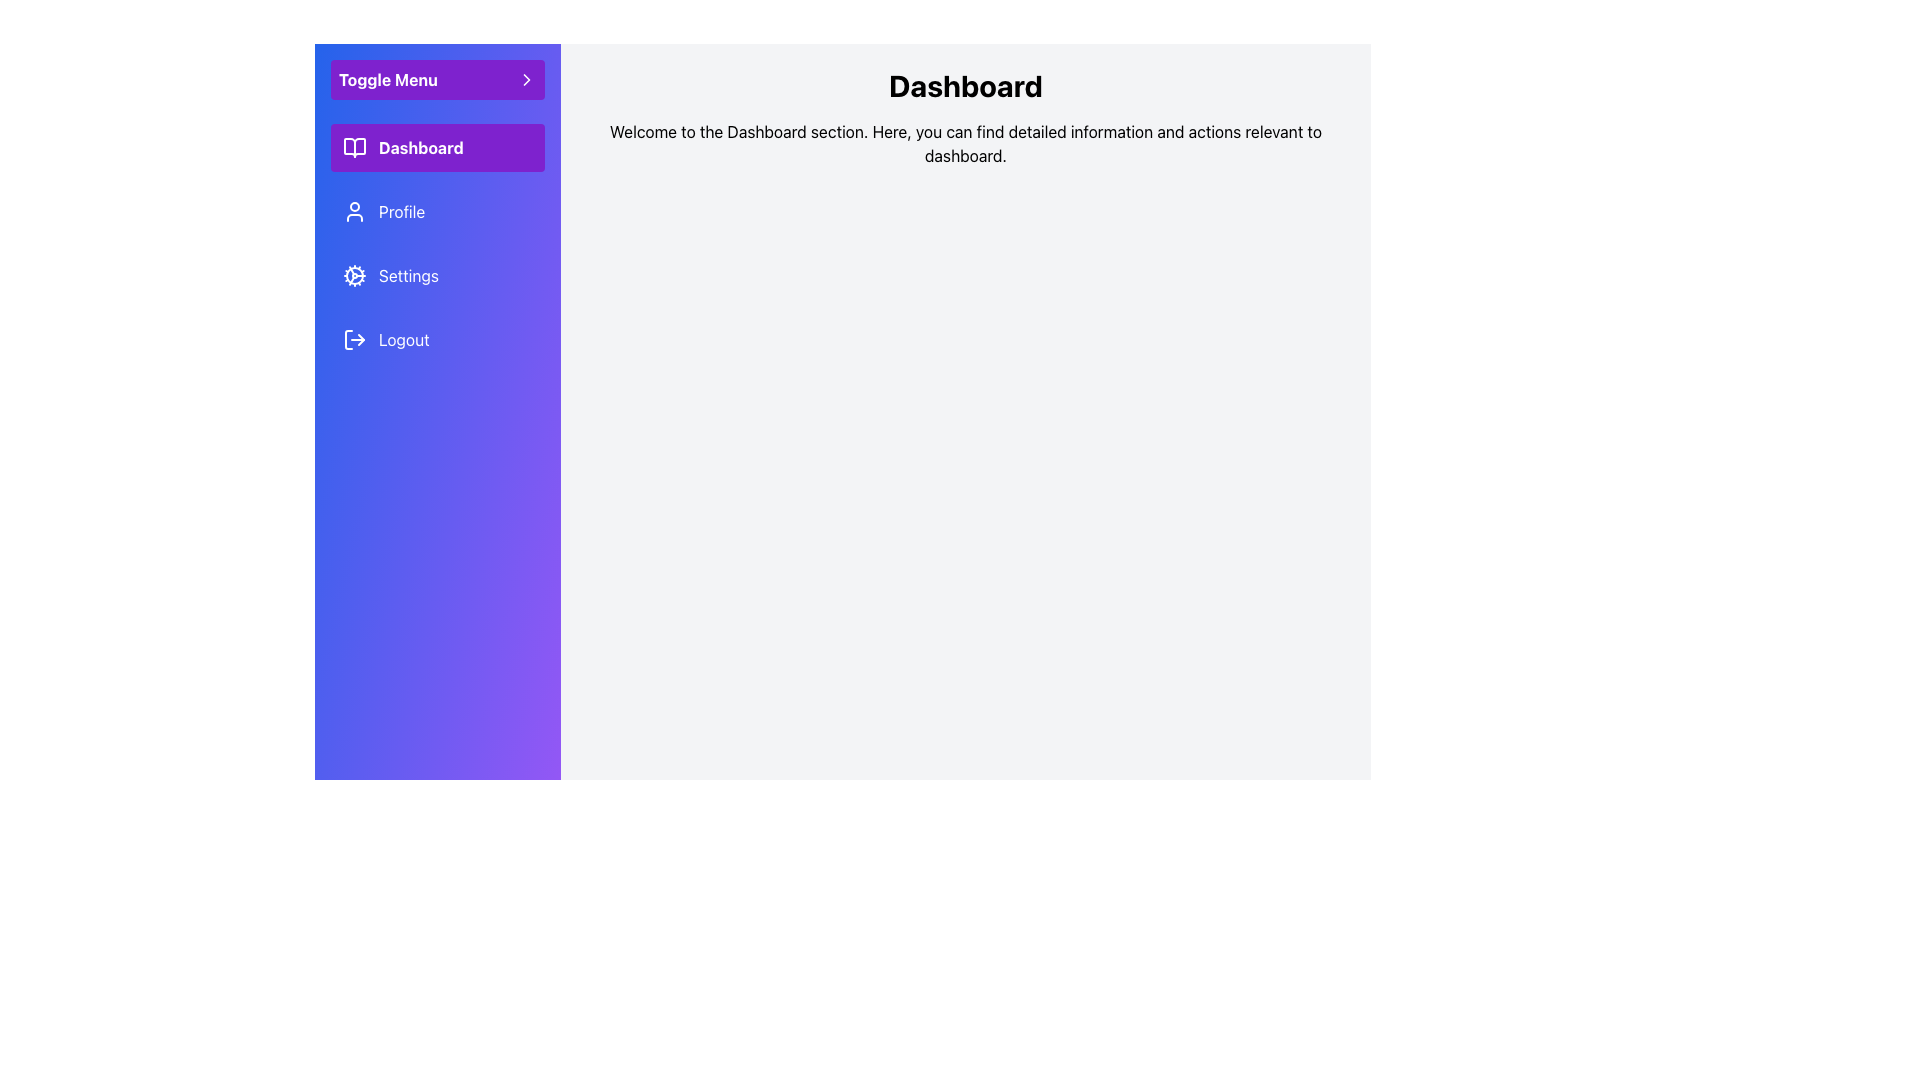 The image size is (1920, 1080). I want to click on the 'Dashboard' text label, which is styled in bold white font on a purple background, located in the second menu item of the vertical navigation bar, so click(420, 146).